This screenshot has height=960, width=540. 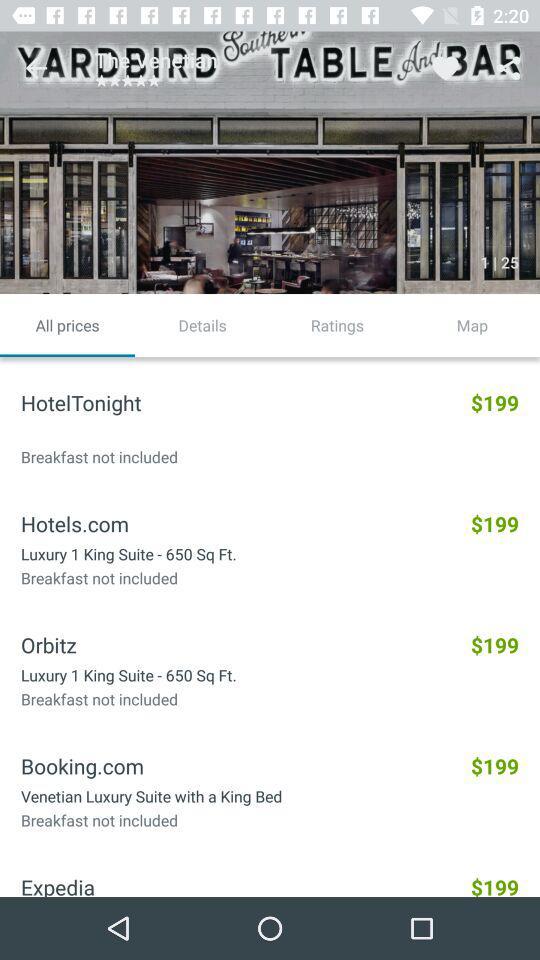 What do you see at coordinates (337, 325) in the screenshot?
I see `the ratings icon` at bounding box center [337, 325].